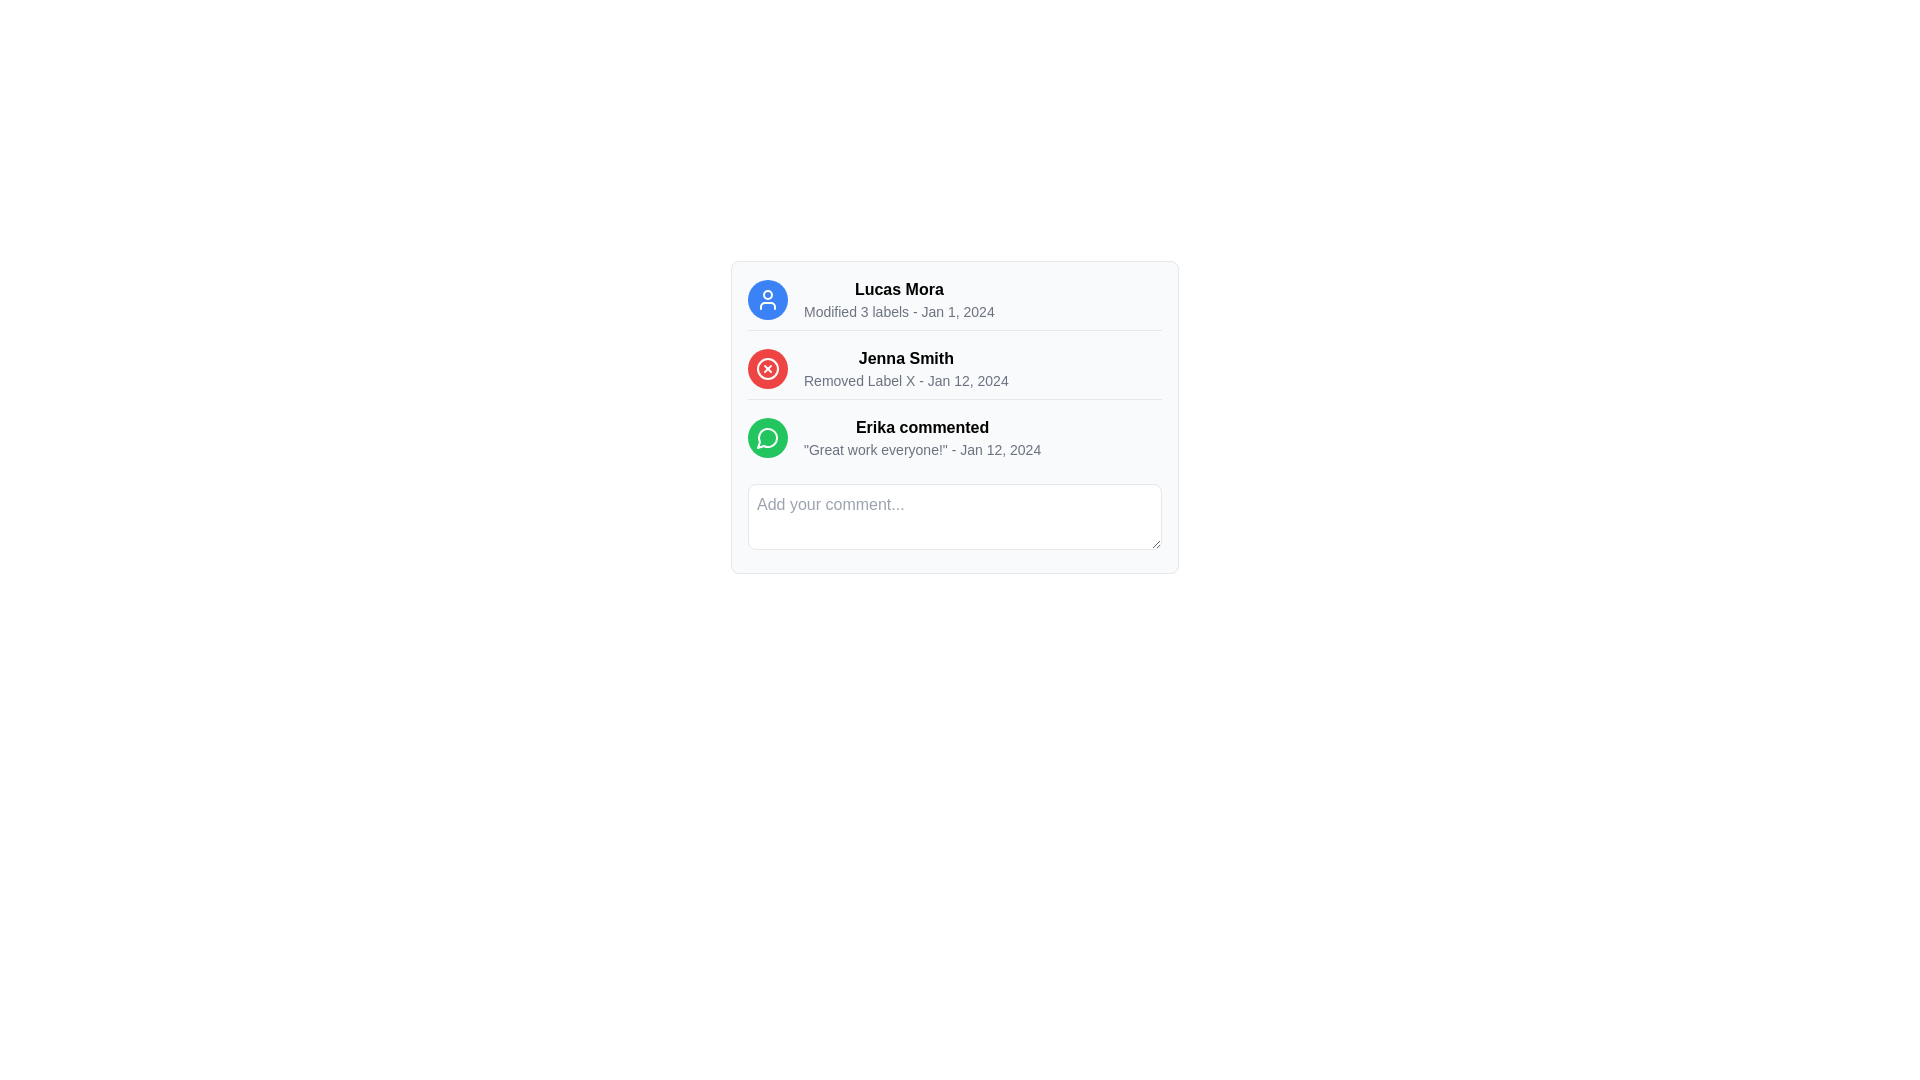 The height and width of the screenshot is (1080, 1920). I want to click on the user activity entry for 'Lucas Mora', so click(954, 304).